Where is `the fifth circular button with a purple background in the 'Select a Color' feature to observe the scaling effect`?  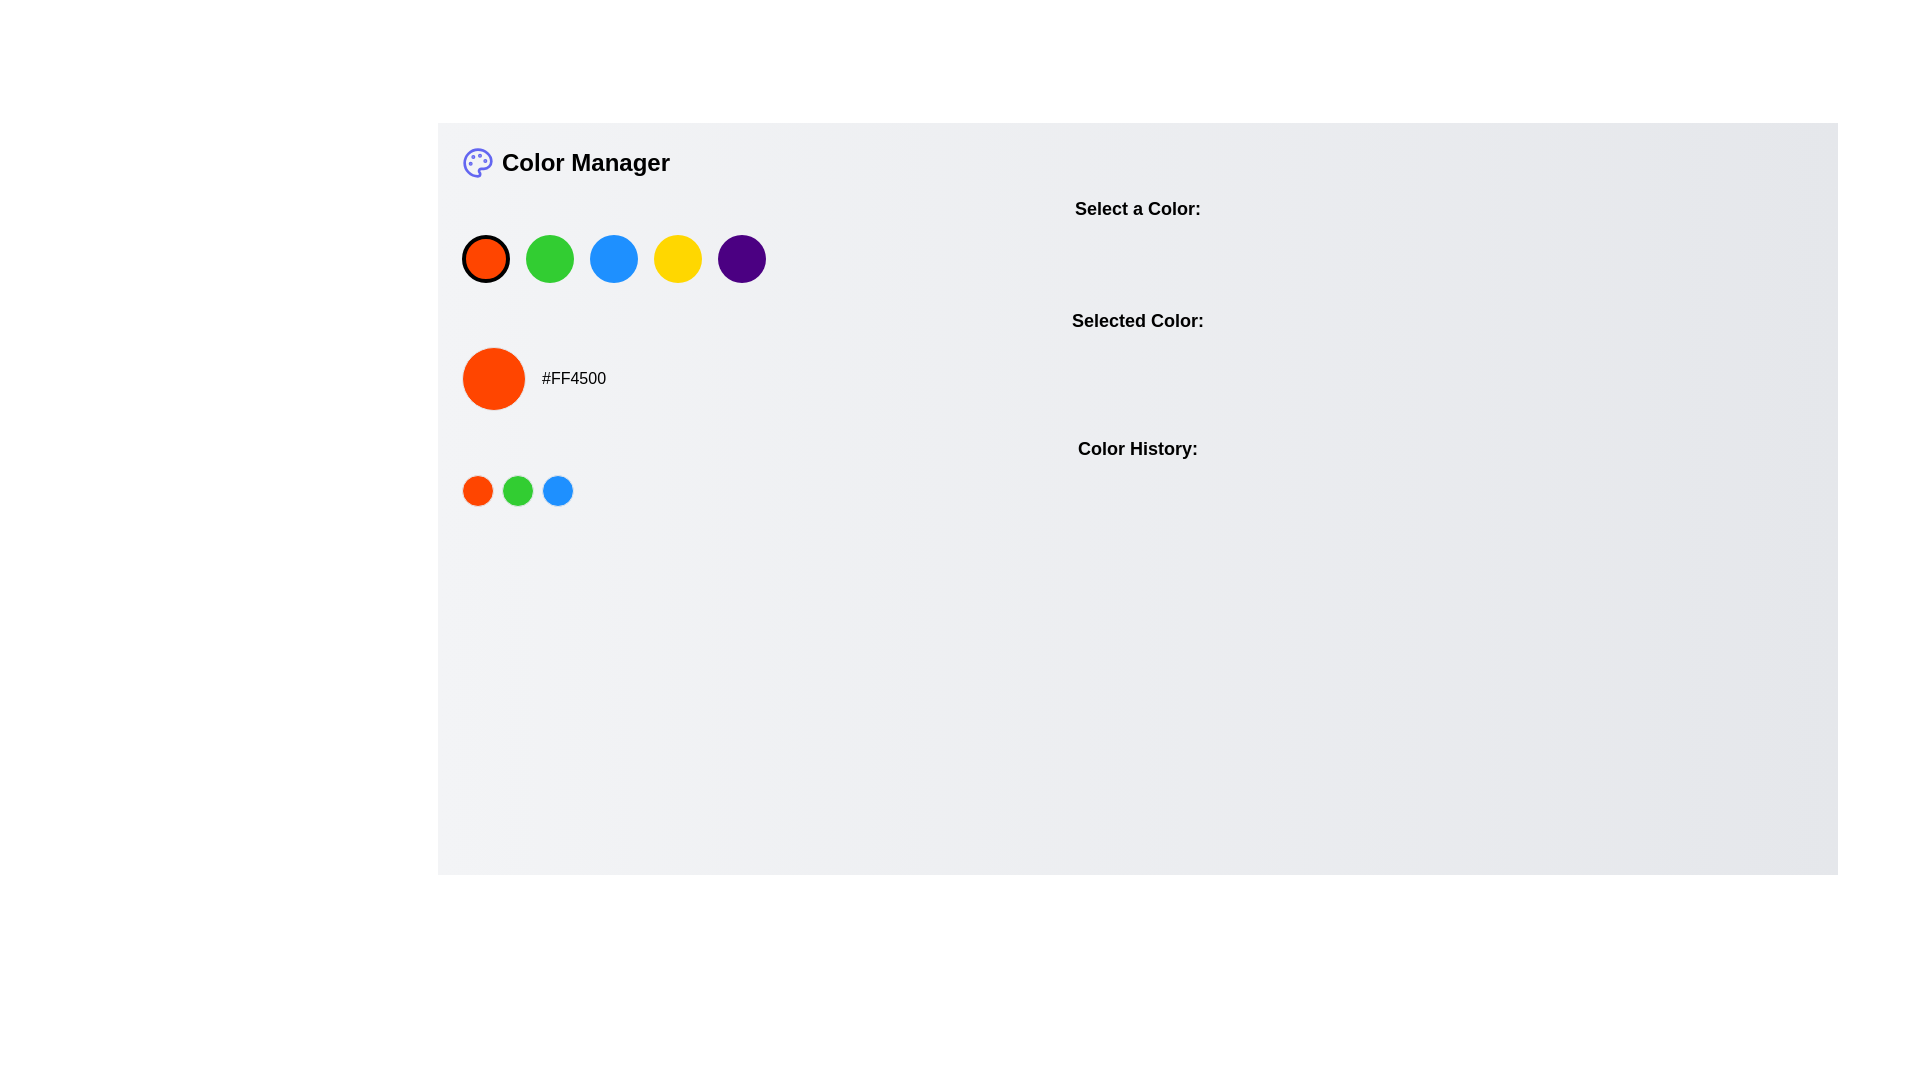
the fifth circular button with a purple background in the 'Select a Color' feature to observe the scaling effect is located at coordinates (741, 257).